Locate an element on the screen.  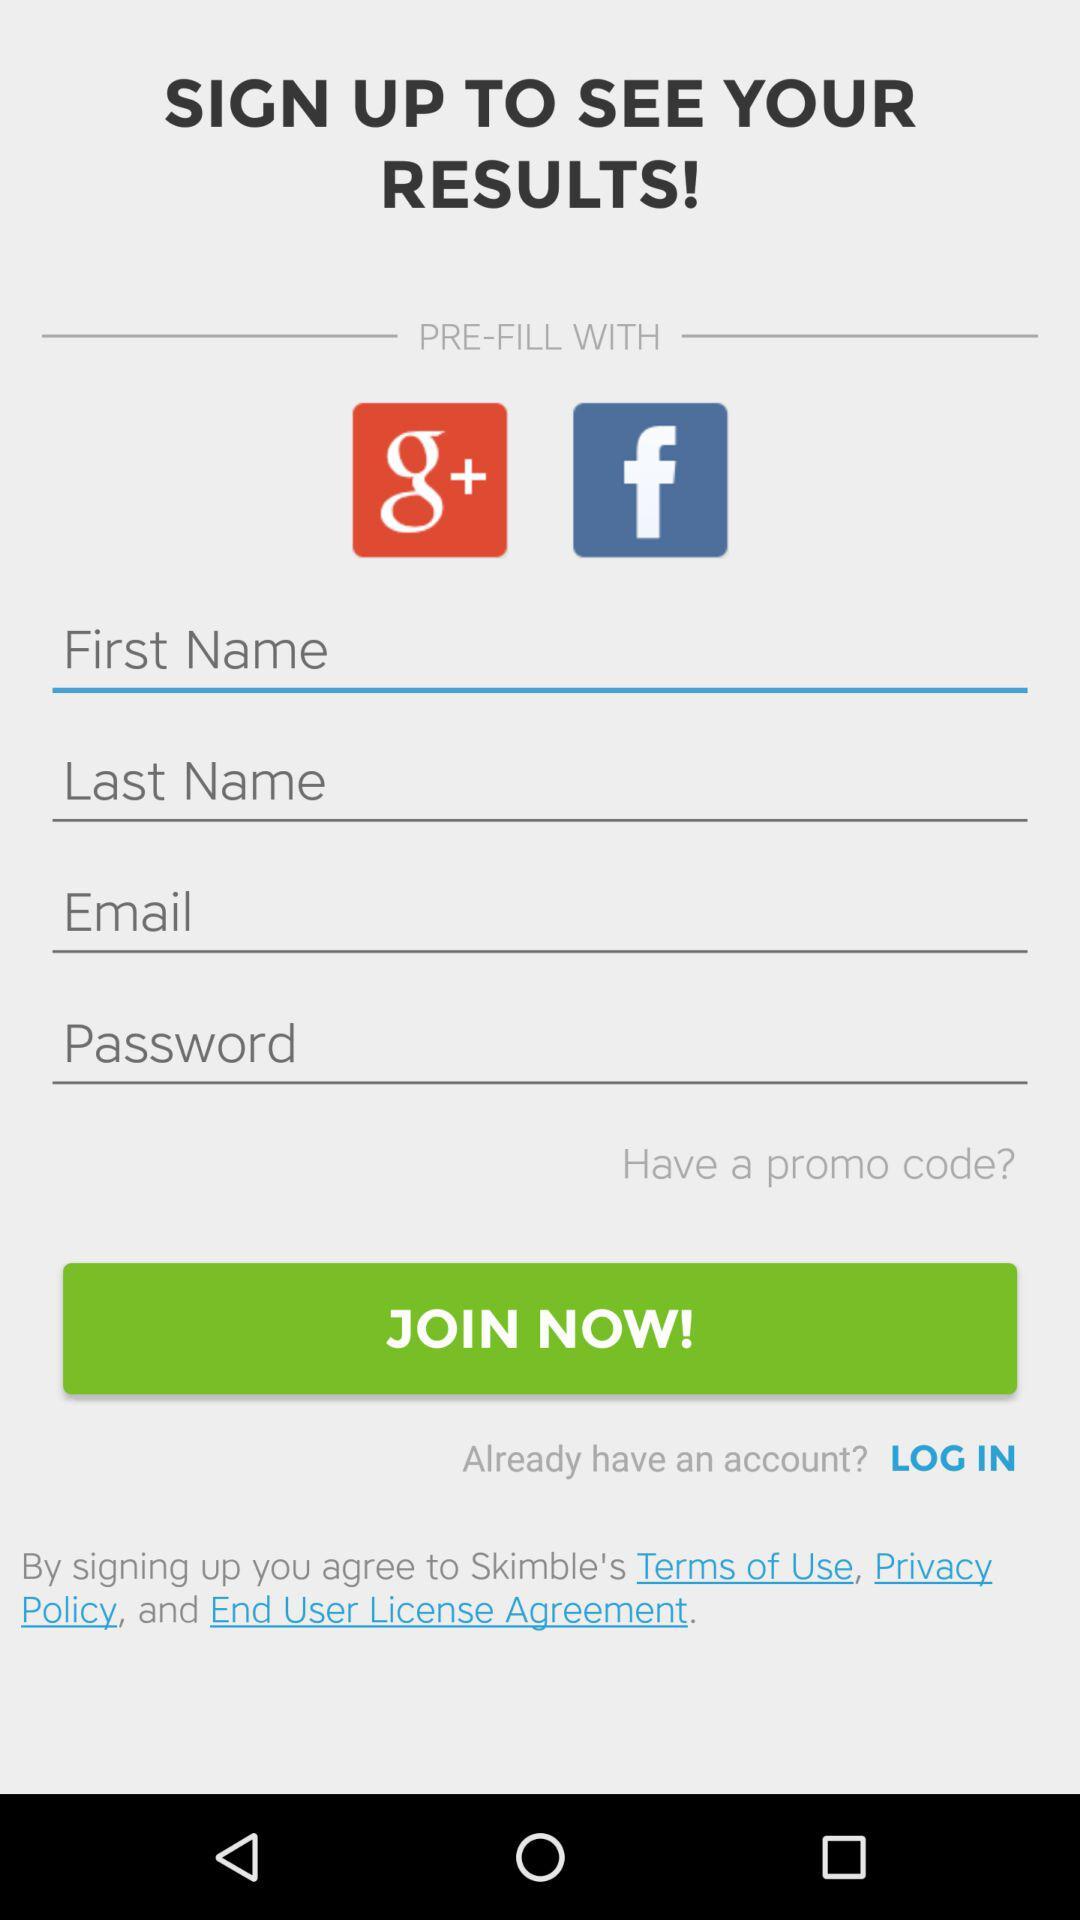
have a promo is located at coordinates (819, 1162).